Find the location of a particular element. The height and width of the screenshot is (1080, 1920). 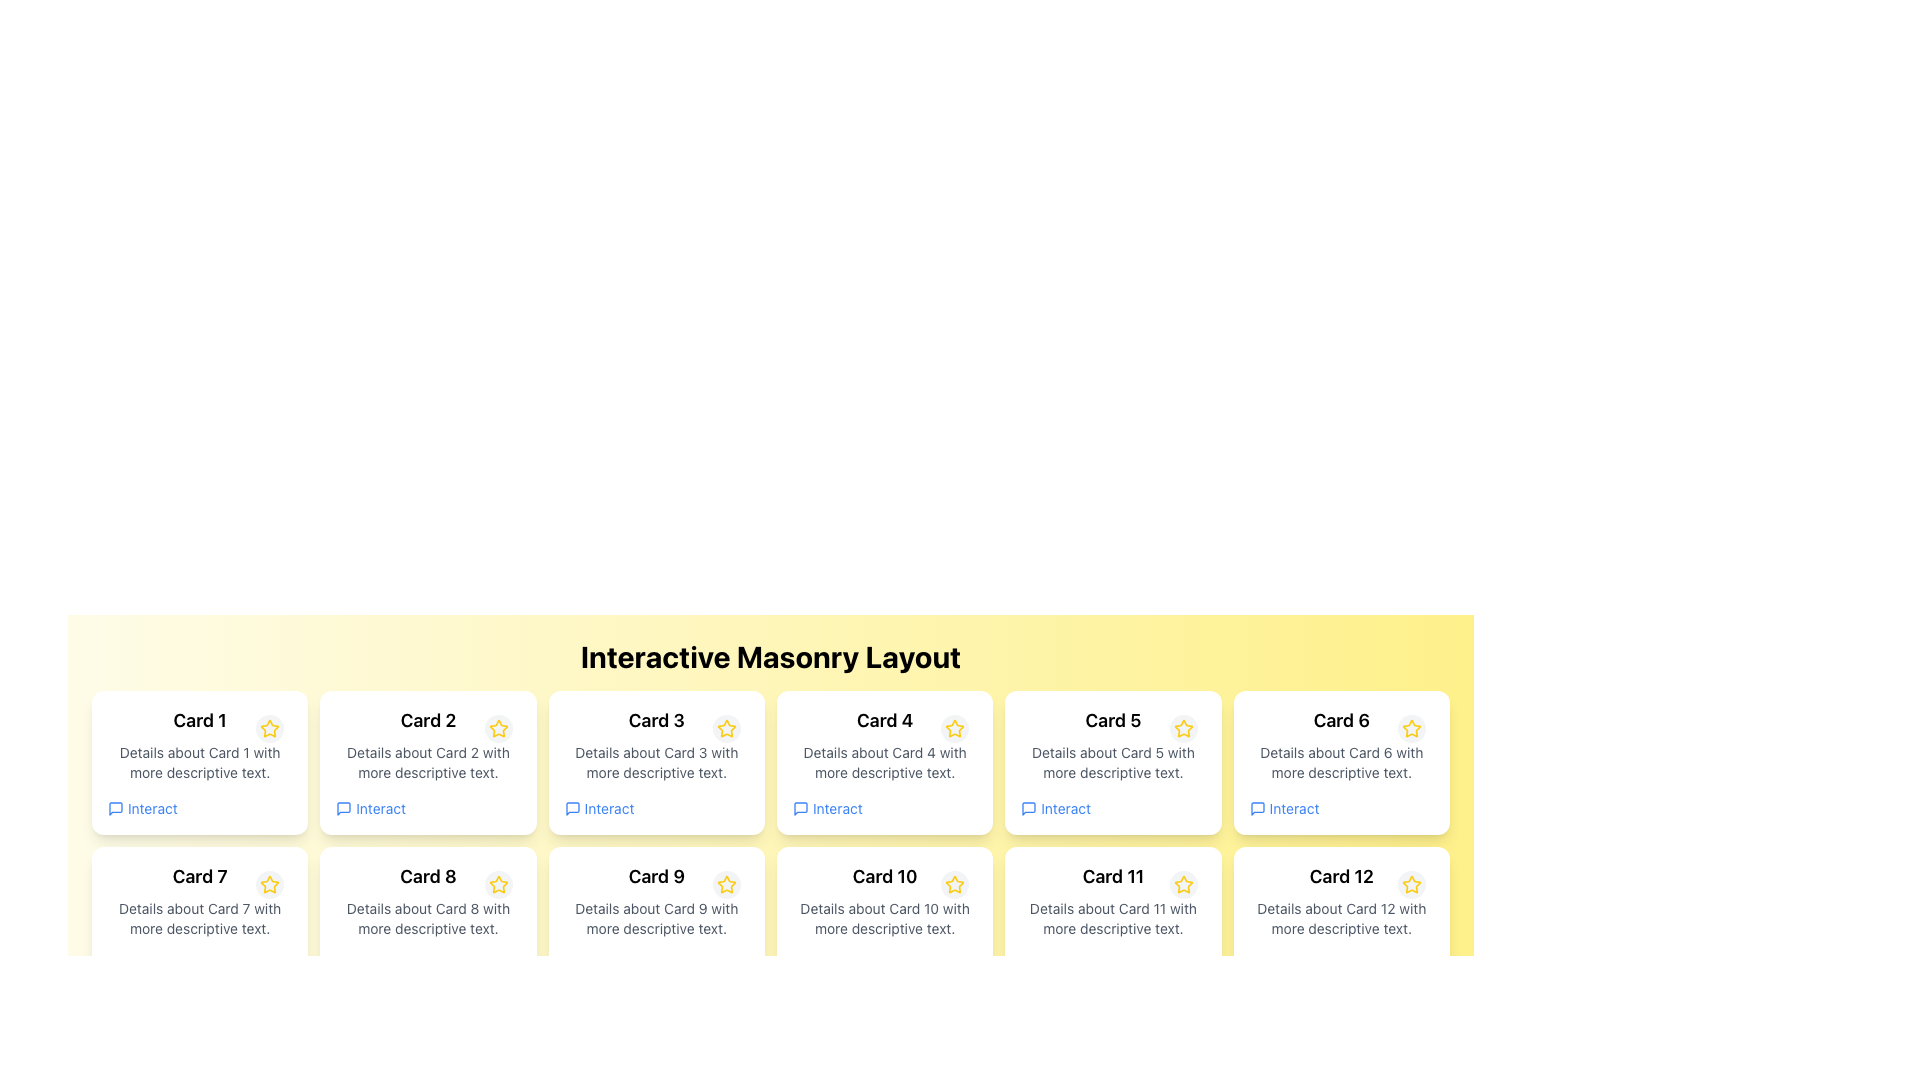

the favorite button located in the top-right corner of 'Card 5' to mark it as a favorite is located at coordinates (1183, 729).